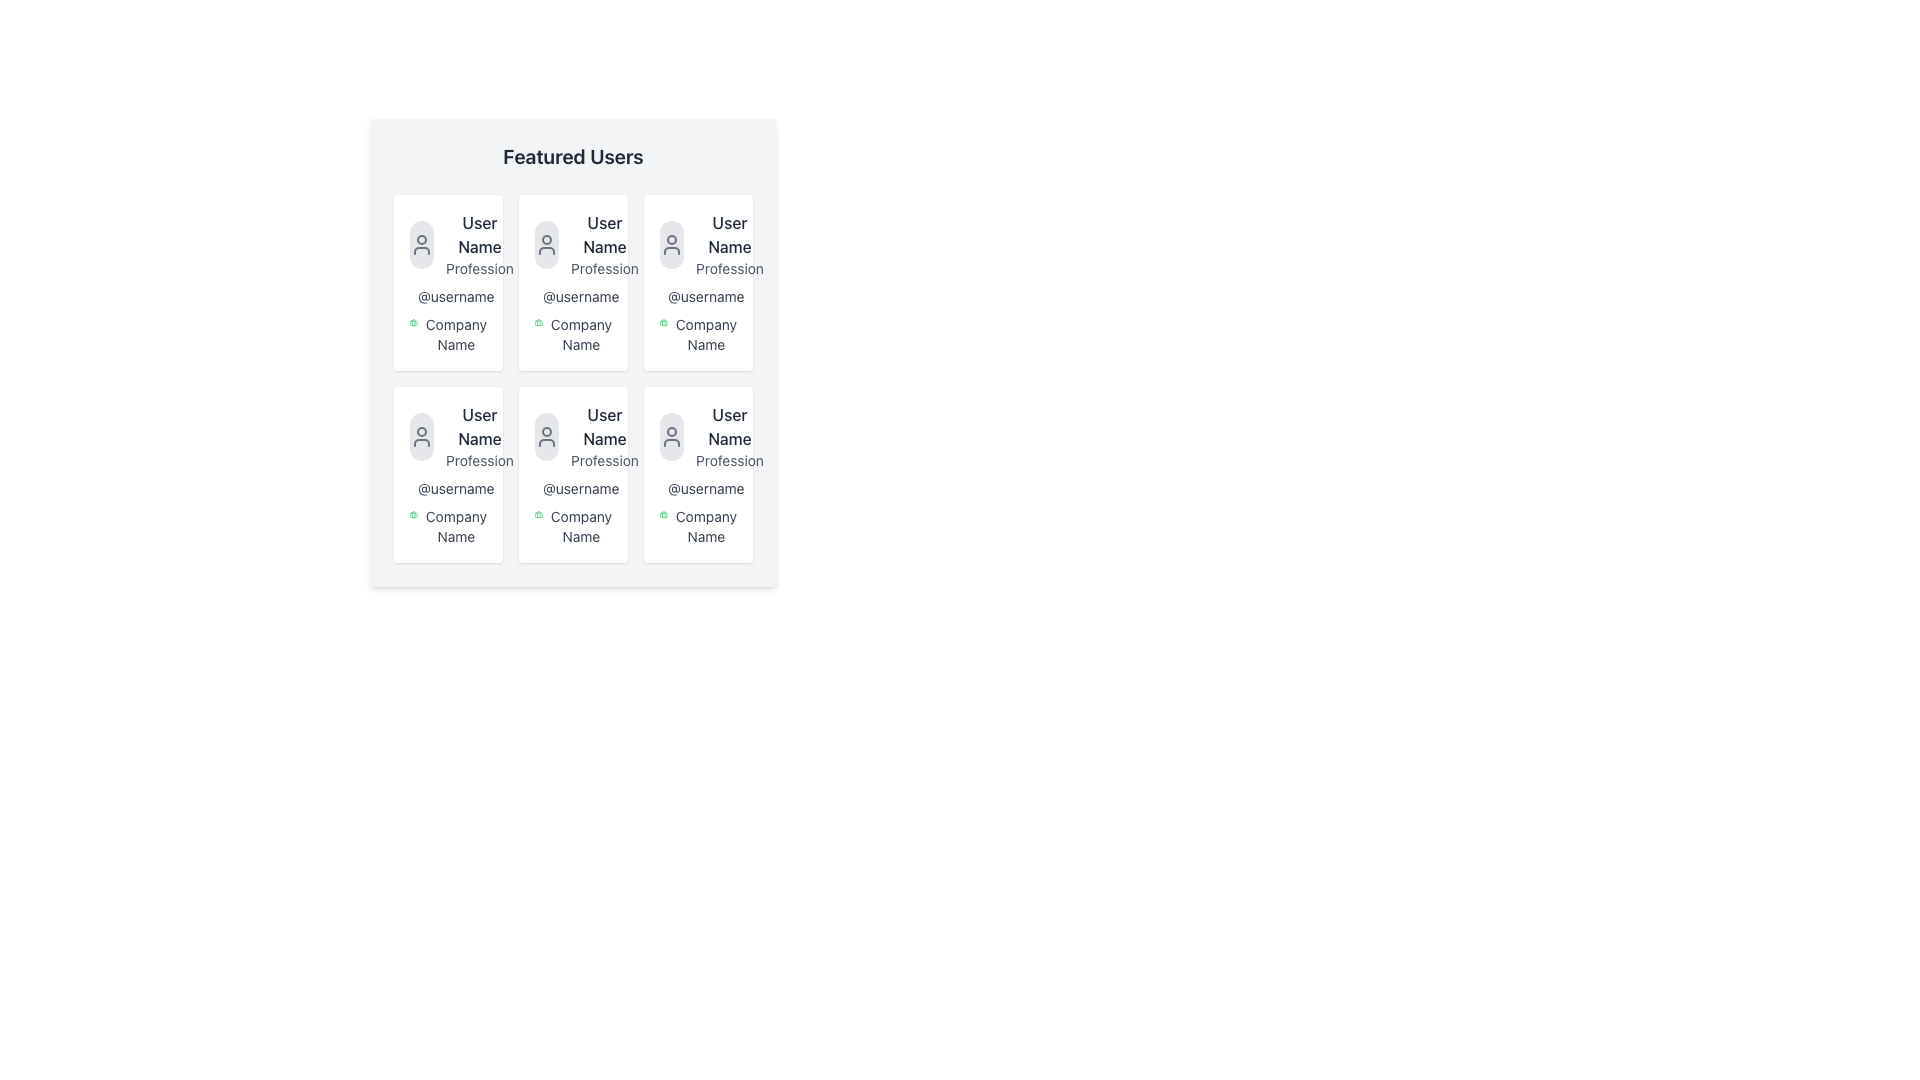 The height and width of the screenshot is (1080, 1920). What do you see at coordinates (455, 526) in the screenshot?
I see `the static text displaying the company name located at the bottom-left corner of the 'Featured Users' grid interface, beneath the username text and icon details` at bounding box center [455, 526].